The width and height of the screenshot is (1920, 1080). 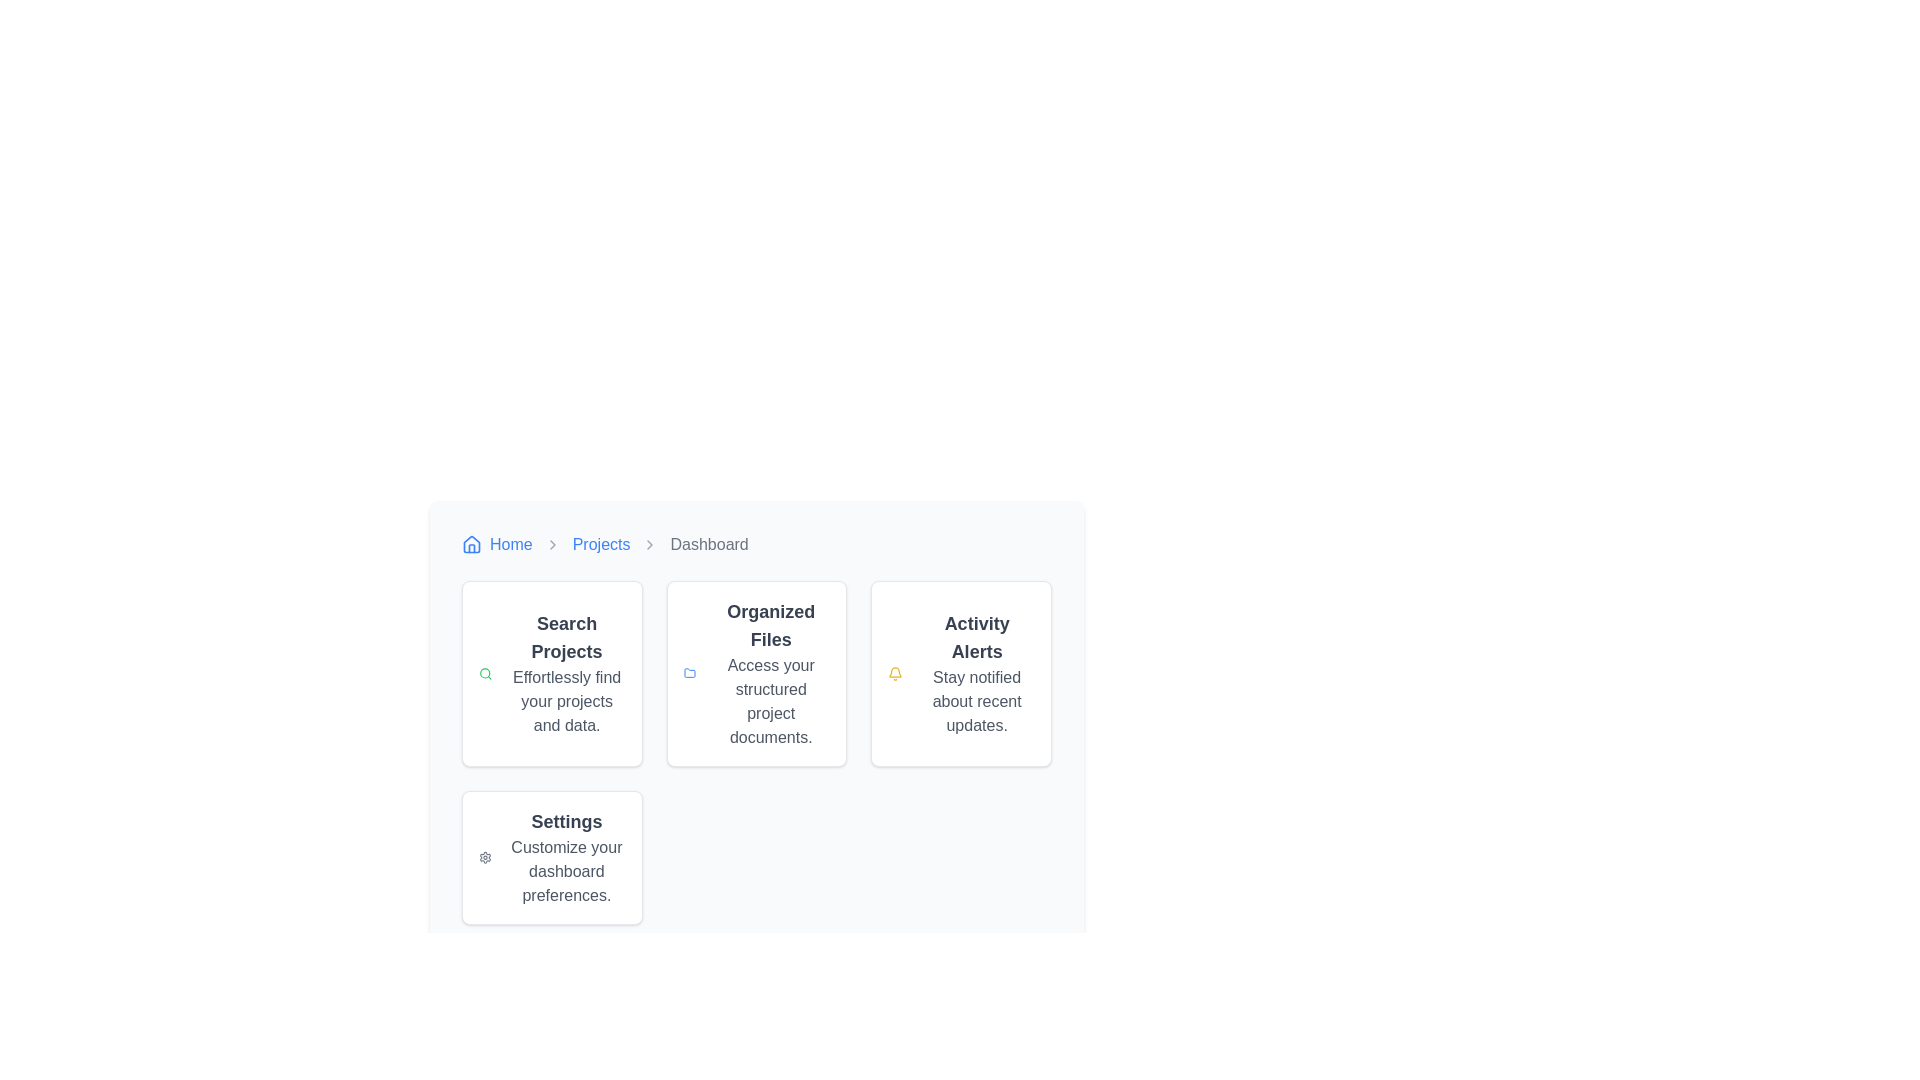 What do you see at coordinates (600, 544) in the screenshot?
I see `the 'Projects' hyperlink located in the breadcrumb navigation` at bounding box center [600, 544].